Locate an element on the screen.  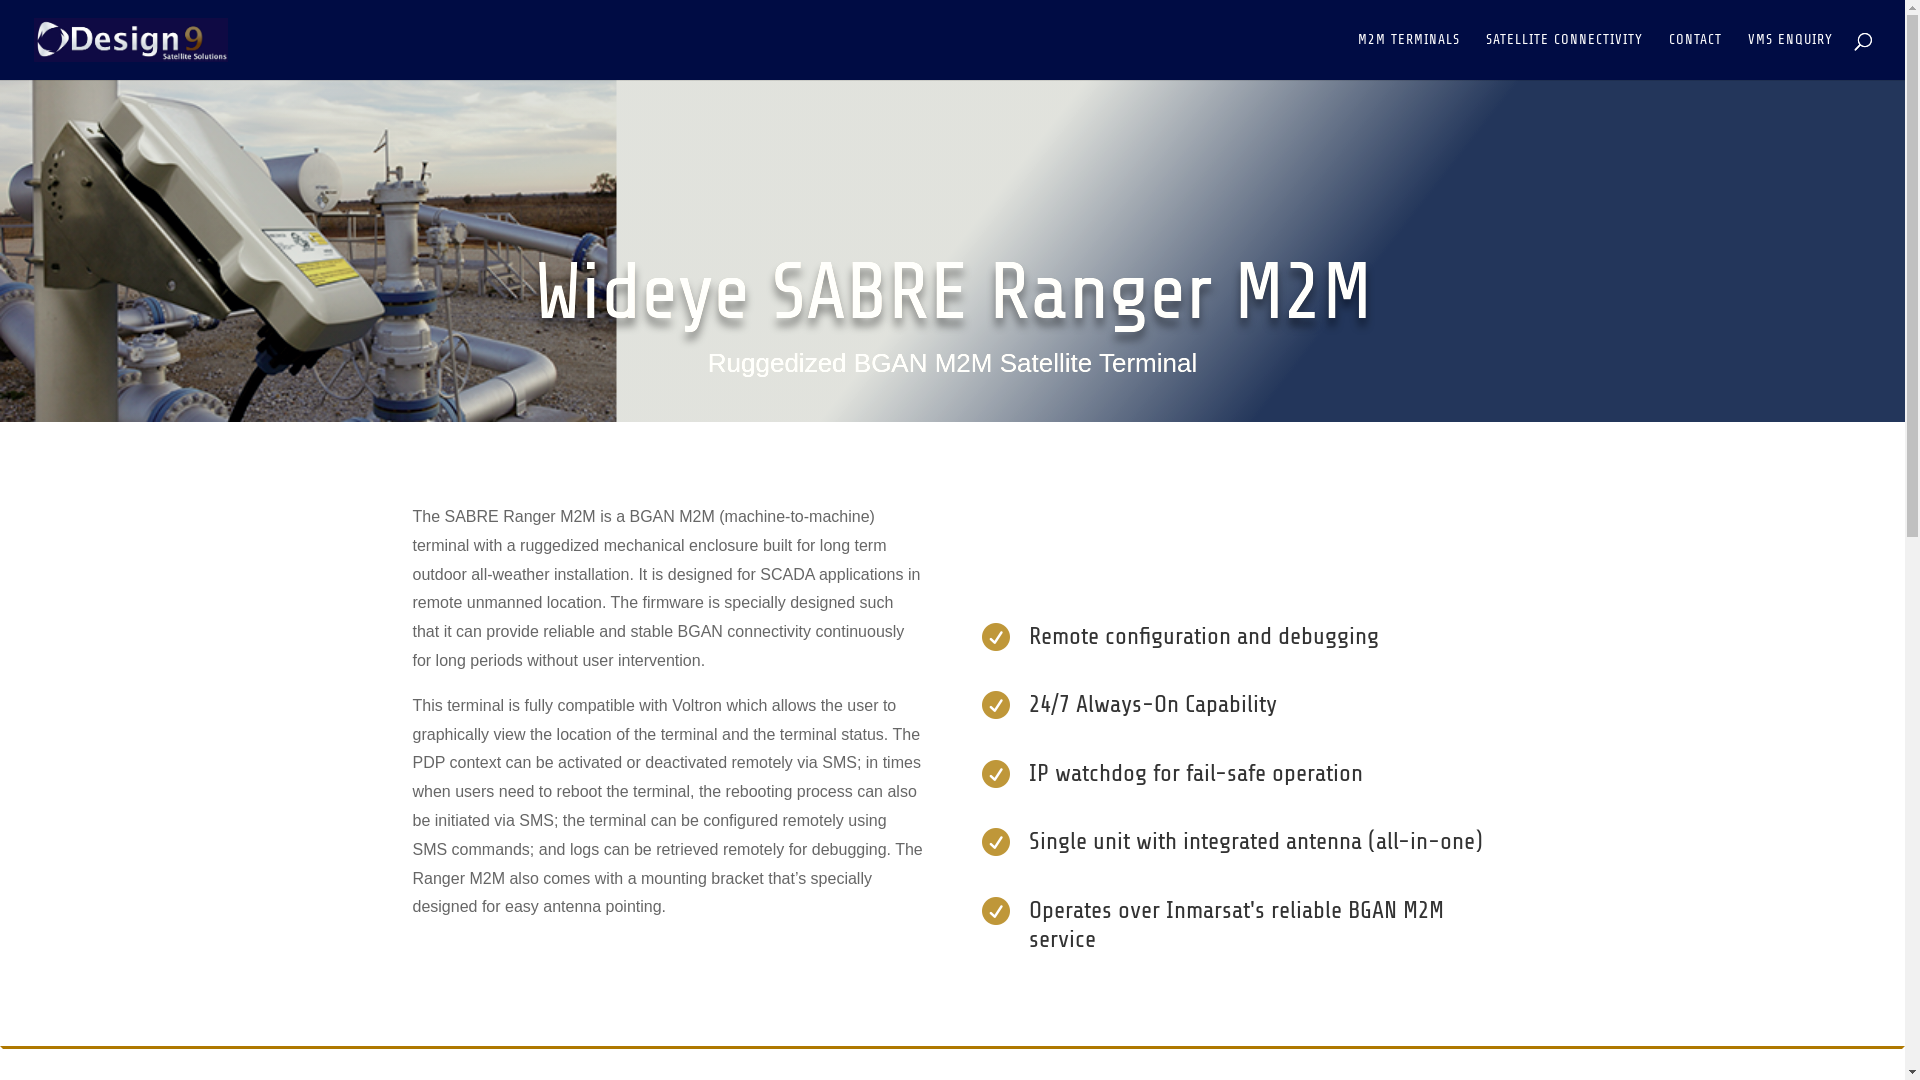
'SATELLITE CONNECTIVITY' is located at coordinates (1563, 55).